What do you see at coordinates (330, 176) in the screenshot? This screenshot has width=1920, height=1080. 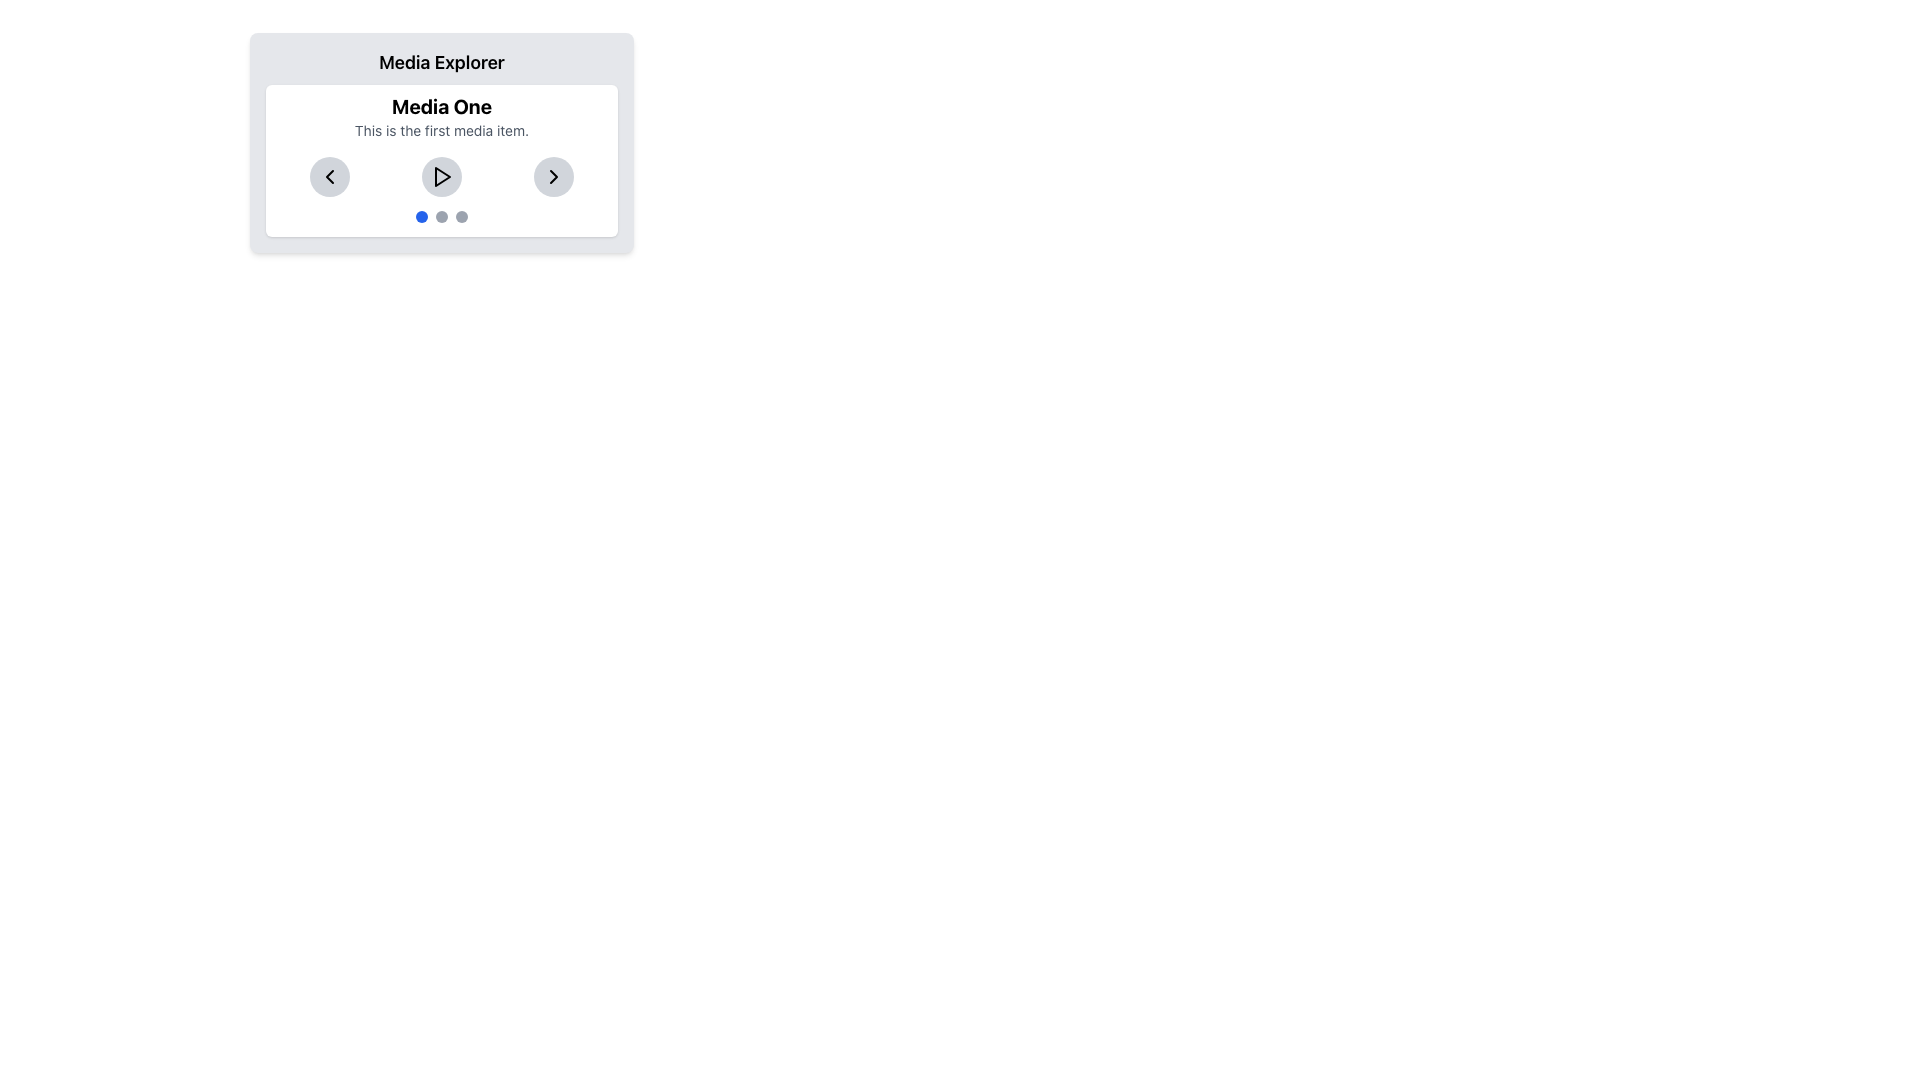 I see `the leftmost navigation button in the 'Media Explorer' section` at bounding box center [330, 176].